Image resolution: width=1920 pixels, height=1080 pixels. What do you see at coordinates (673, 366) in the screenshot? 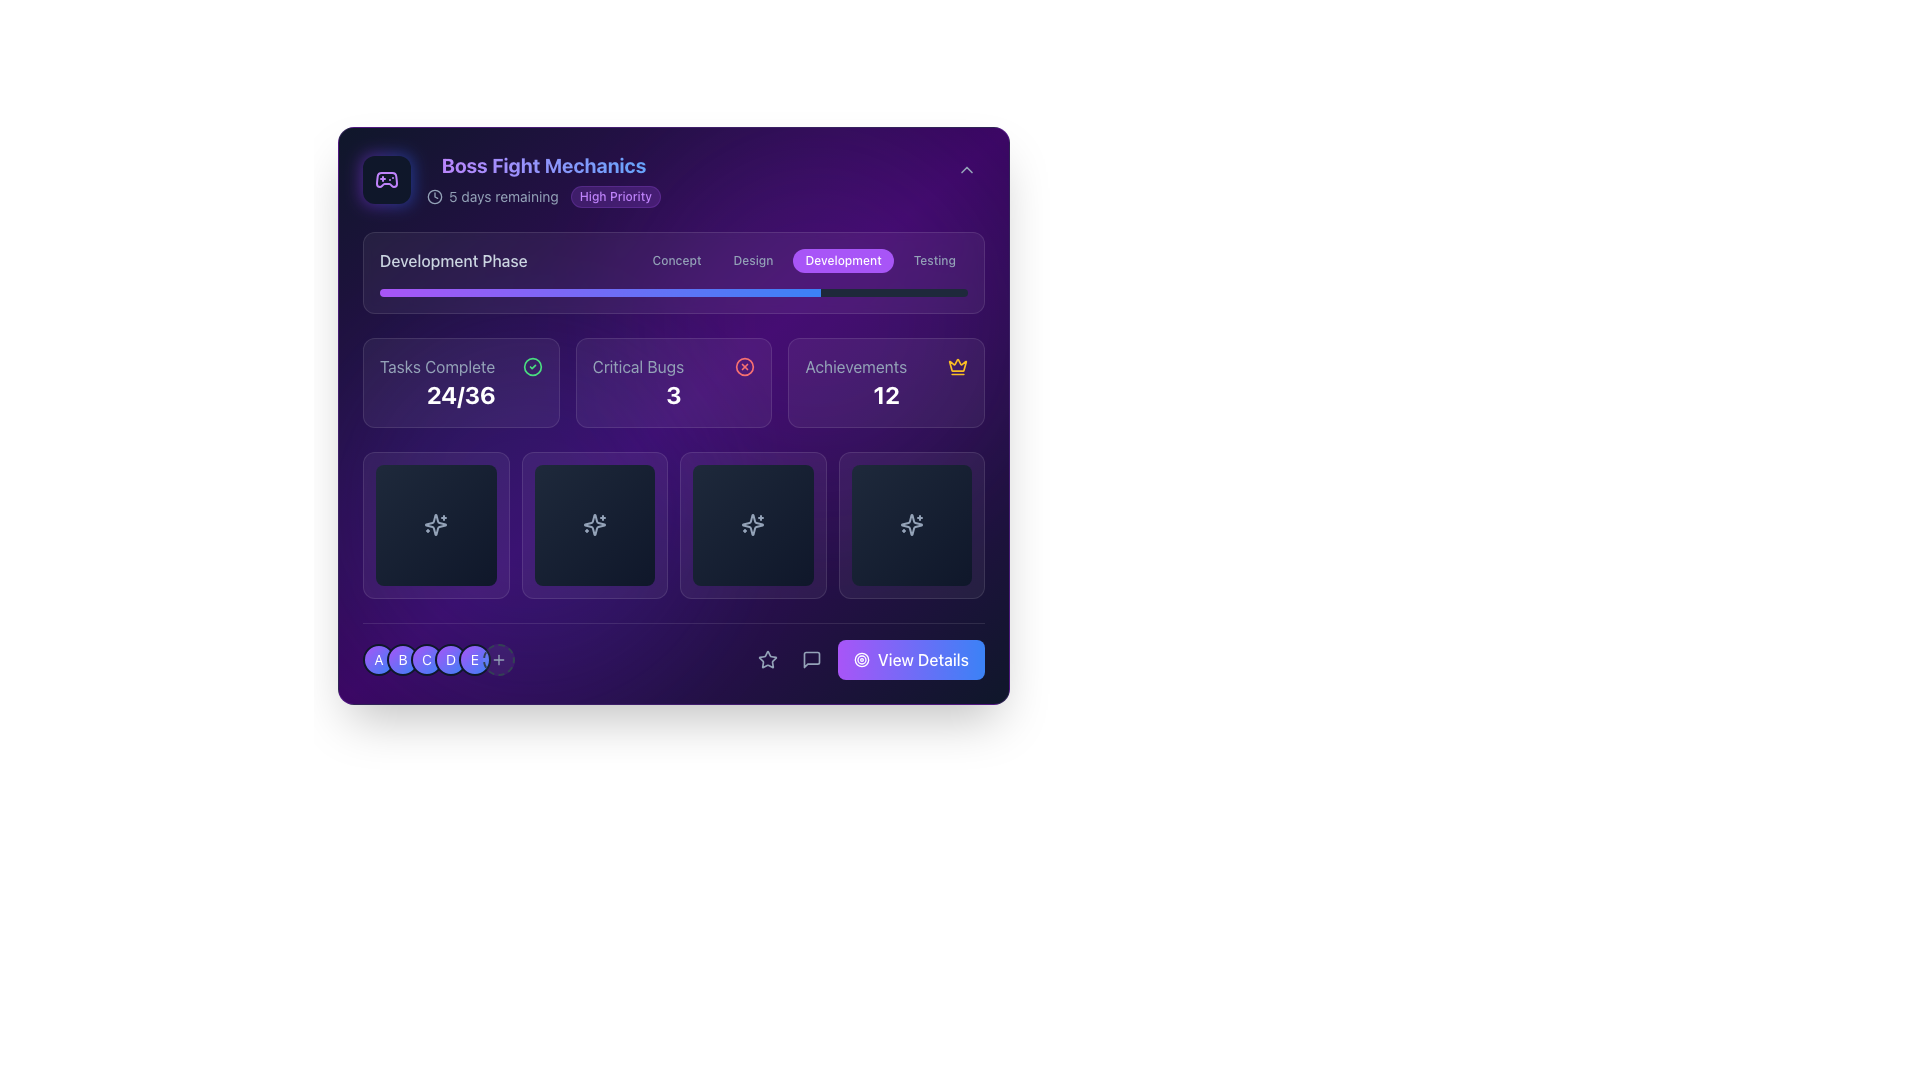
I see `text of the 'Critical Bugs' label, which is positioned in the upper-middle row of the card layout, to the right of 'Tasks Complete' and to the left of 'Achievements'` at bounding box center [673, 366].